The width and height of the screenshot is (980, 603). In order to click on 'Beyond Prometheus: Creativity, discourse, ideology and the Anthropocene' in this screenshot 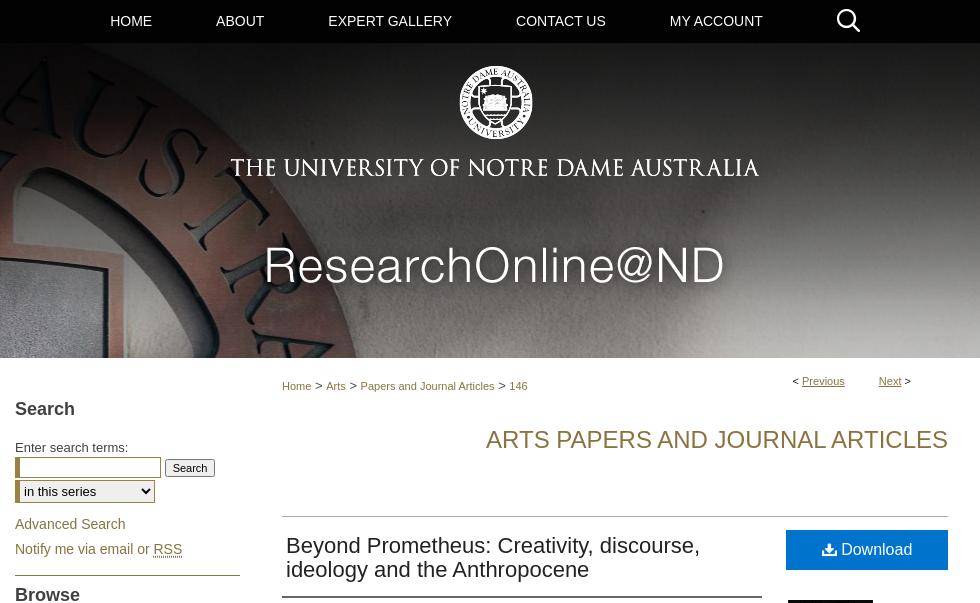, I will do `click(493, 557)`.